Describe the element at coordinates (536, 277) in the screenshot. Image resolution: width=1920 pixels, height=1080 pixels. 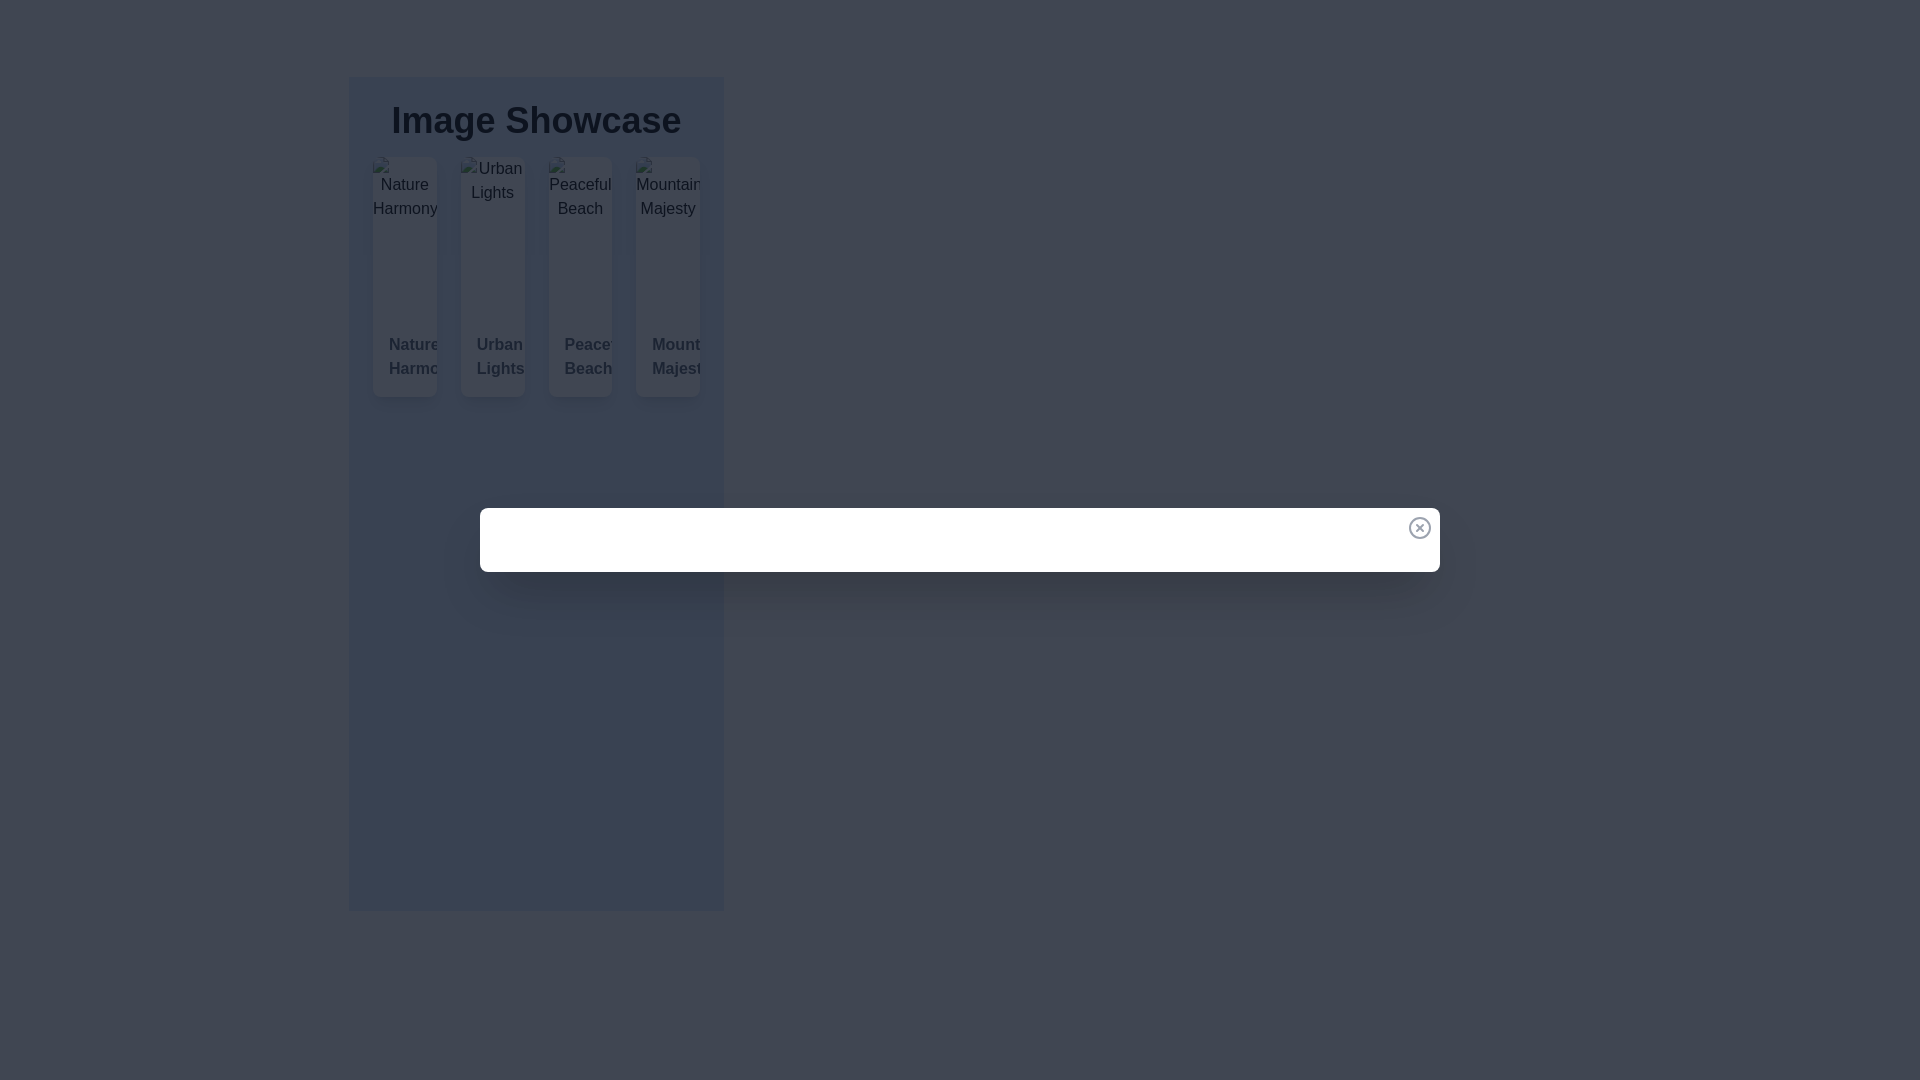
I see `the grid containing interactive cards to view images and titles, specifically the sections titled 'Nature Harmony', 'Urban Lights', 'Peaceful Beach', and 'Mountain Majesty'` at that location.